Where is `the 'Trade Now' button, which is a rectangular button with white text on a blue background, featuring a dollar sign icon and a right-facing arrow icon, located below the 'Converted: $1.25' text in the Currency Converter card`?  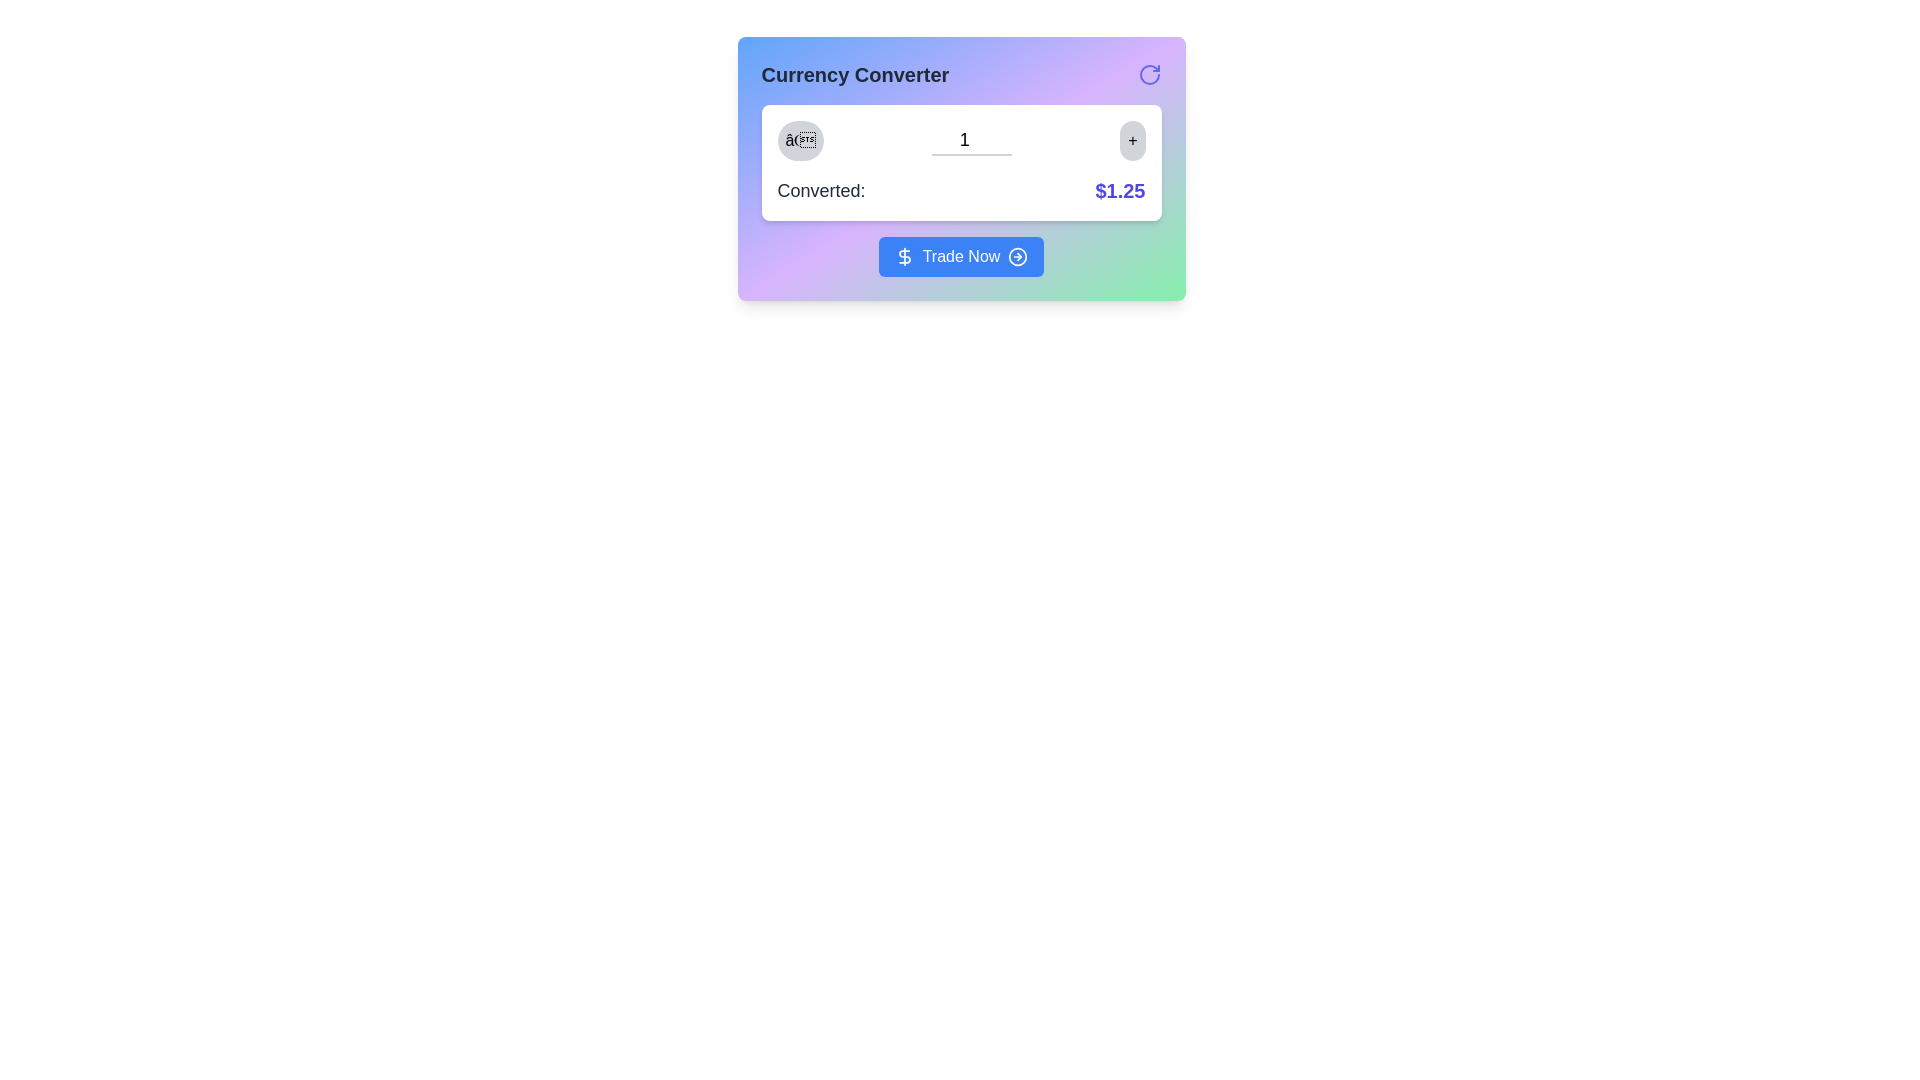
the 'Trade Now' button, which is a rectangular button with white text on a blue background, featuring a dollar sign icon and a right-facing arrow icon, located below the 'Converted: $1.25' text in the Currency Converter card is located at coordinates (961, 256).